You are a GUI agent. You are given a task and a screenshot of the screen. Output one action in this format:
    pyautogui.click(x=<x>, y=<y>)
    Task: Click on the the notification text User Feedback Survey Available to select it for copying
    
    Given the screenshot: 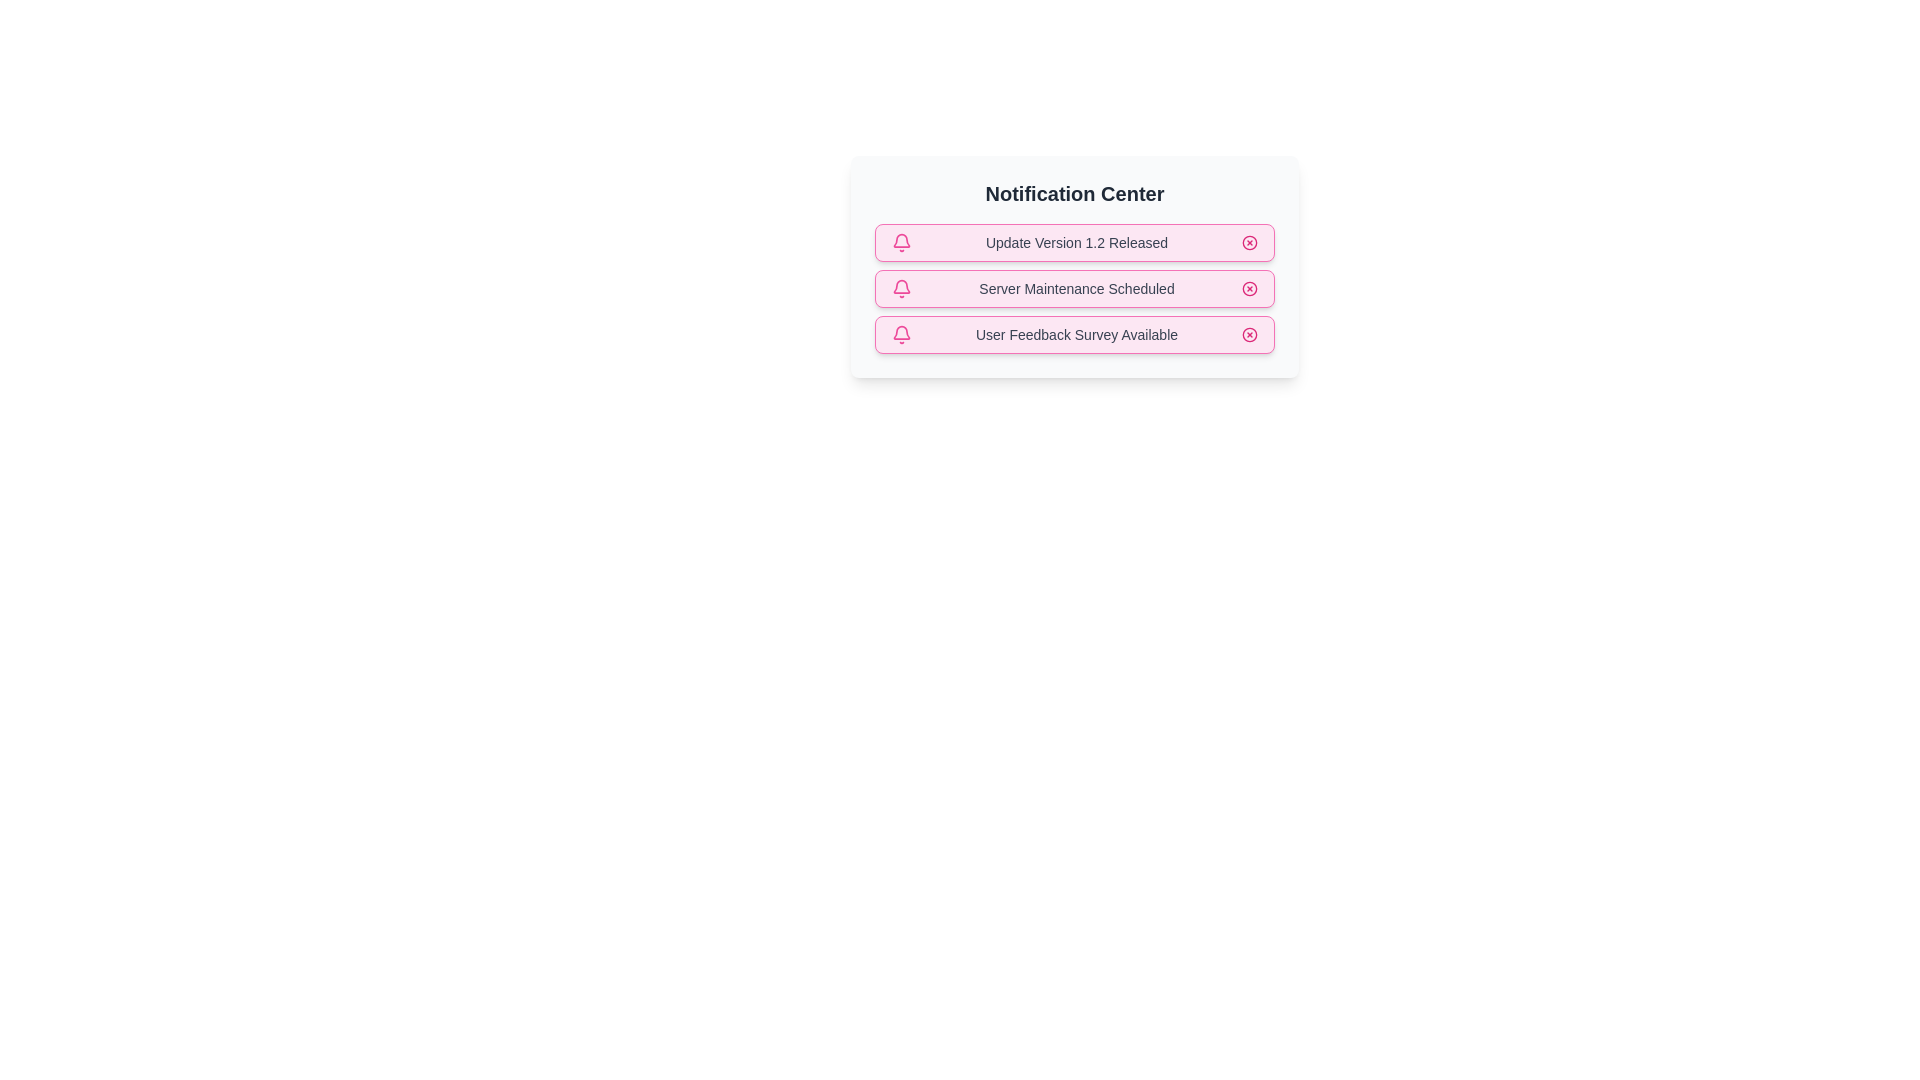 What is the action you would take?
    pyautogui.click(x=1075, y=334)
    